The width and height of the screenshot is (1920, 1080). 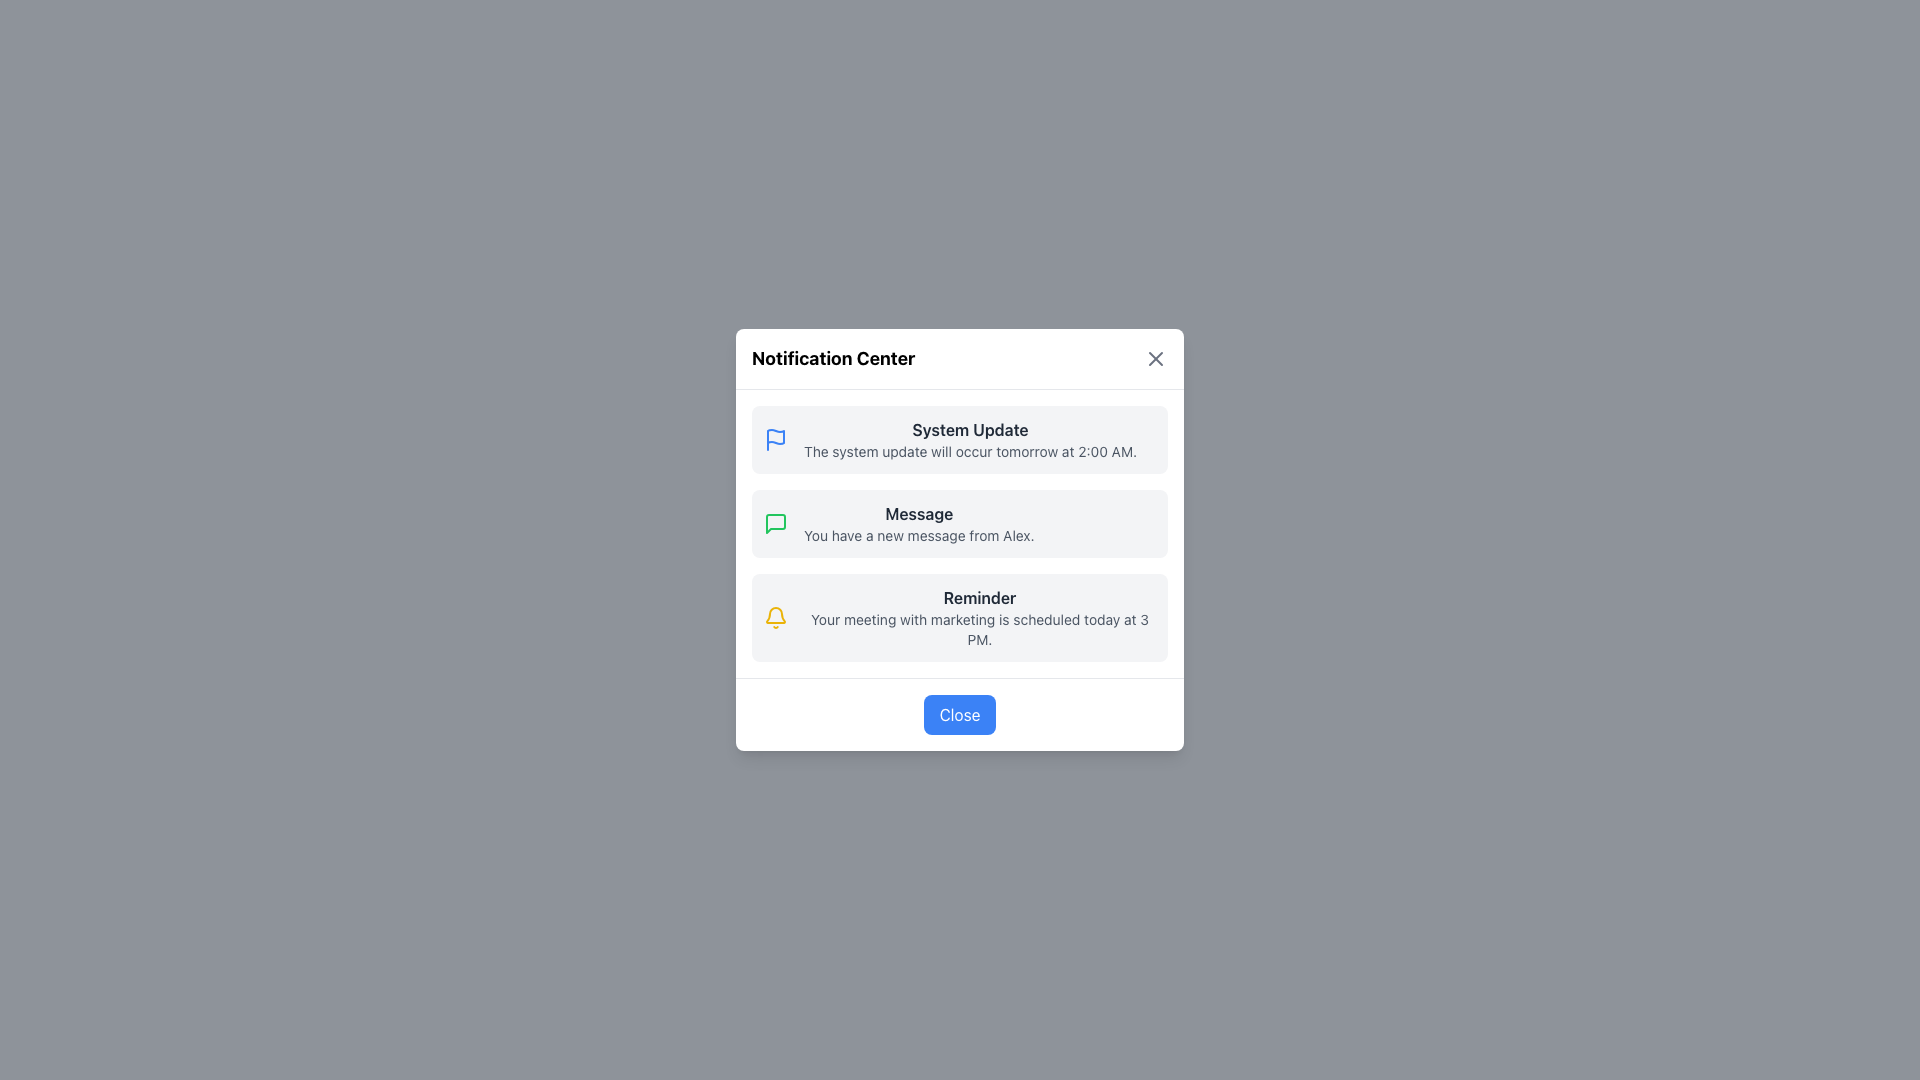 I want to click on text content of the Notification Card that informs about the upcoming system update, which includes the title 'System Update' and the description 'The system update will occur tomorrow at 2:00 AM.', so click(x=960, y=438).